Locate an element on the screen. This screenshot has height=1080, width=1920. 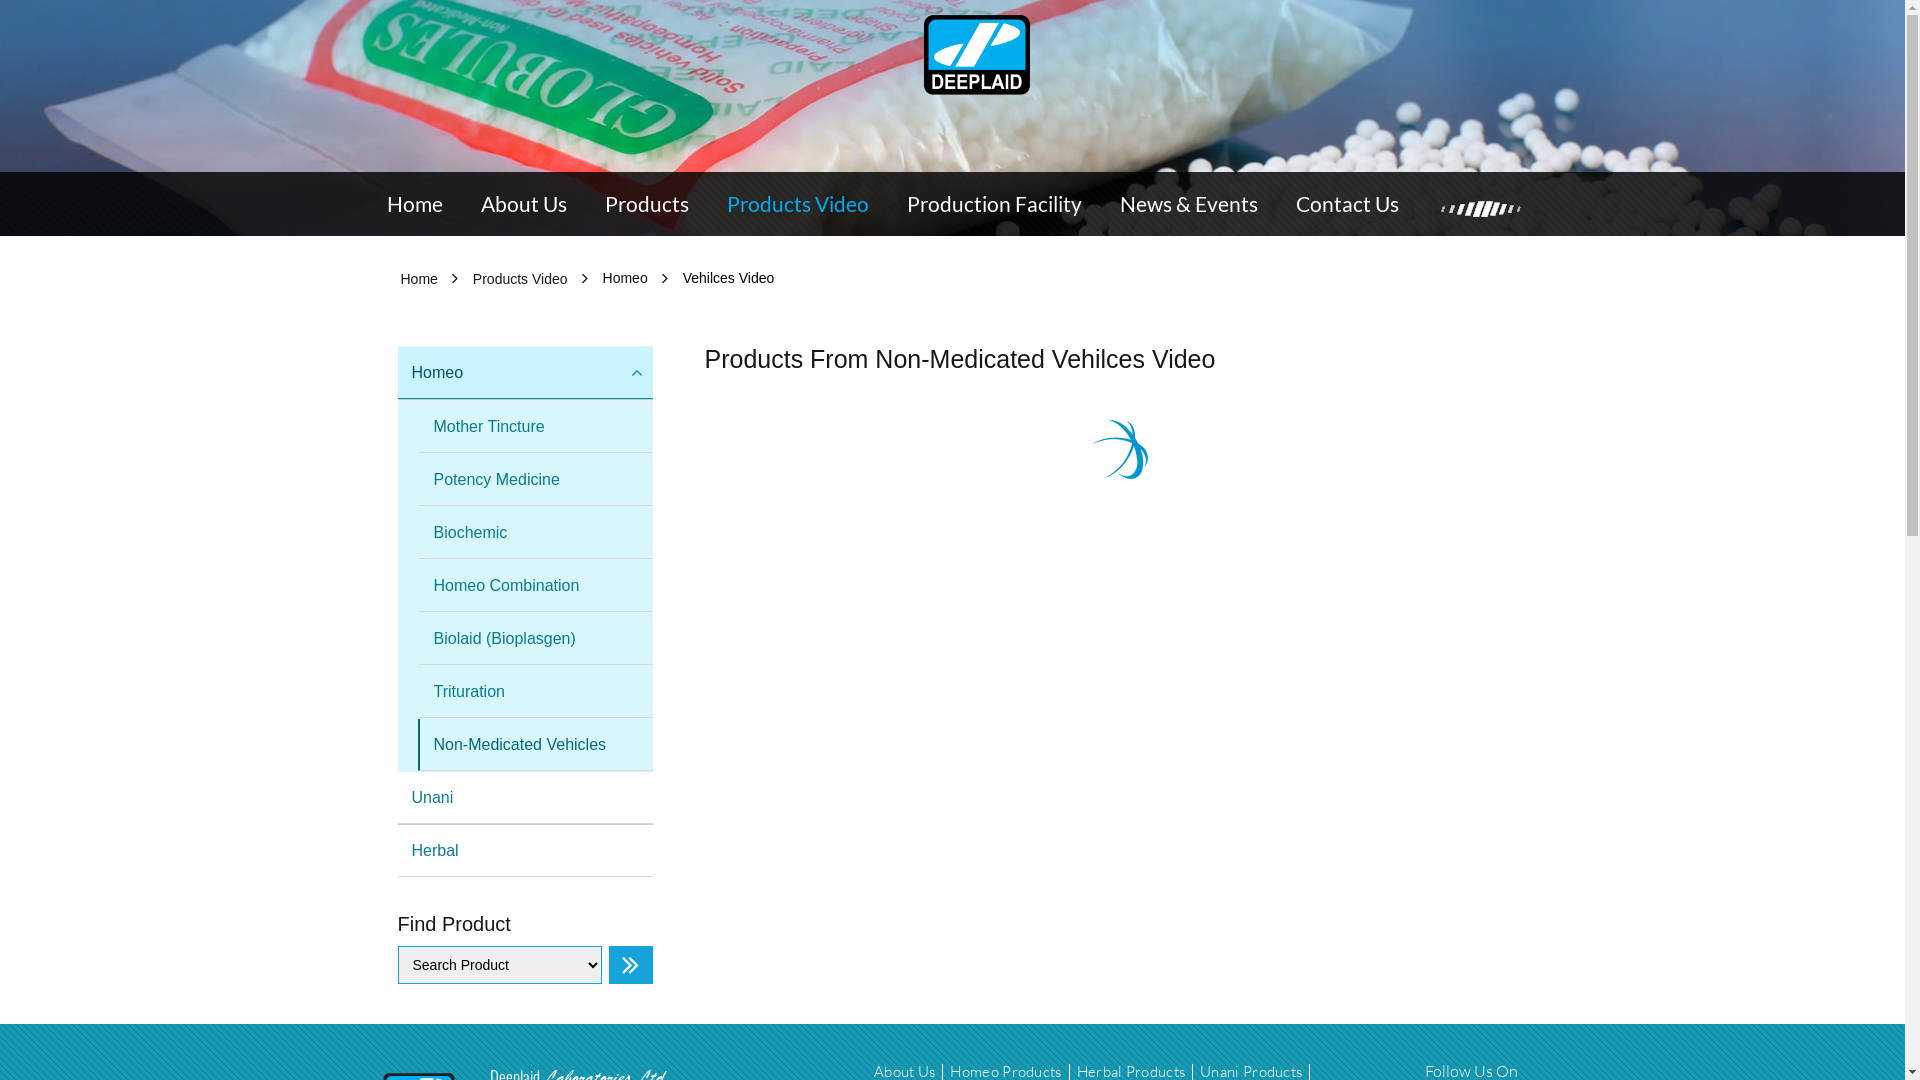
'Home' is located at coordinates (417, 278).